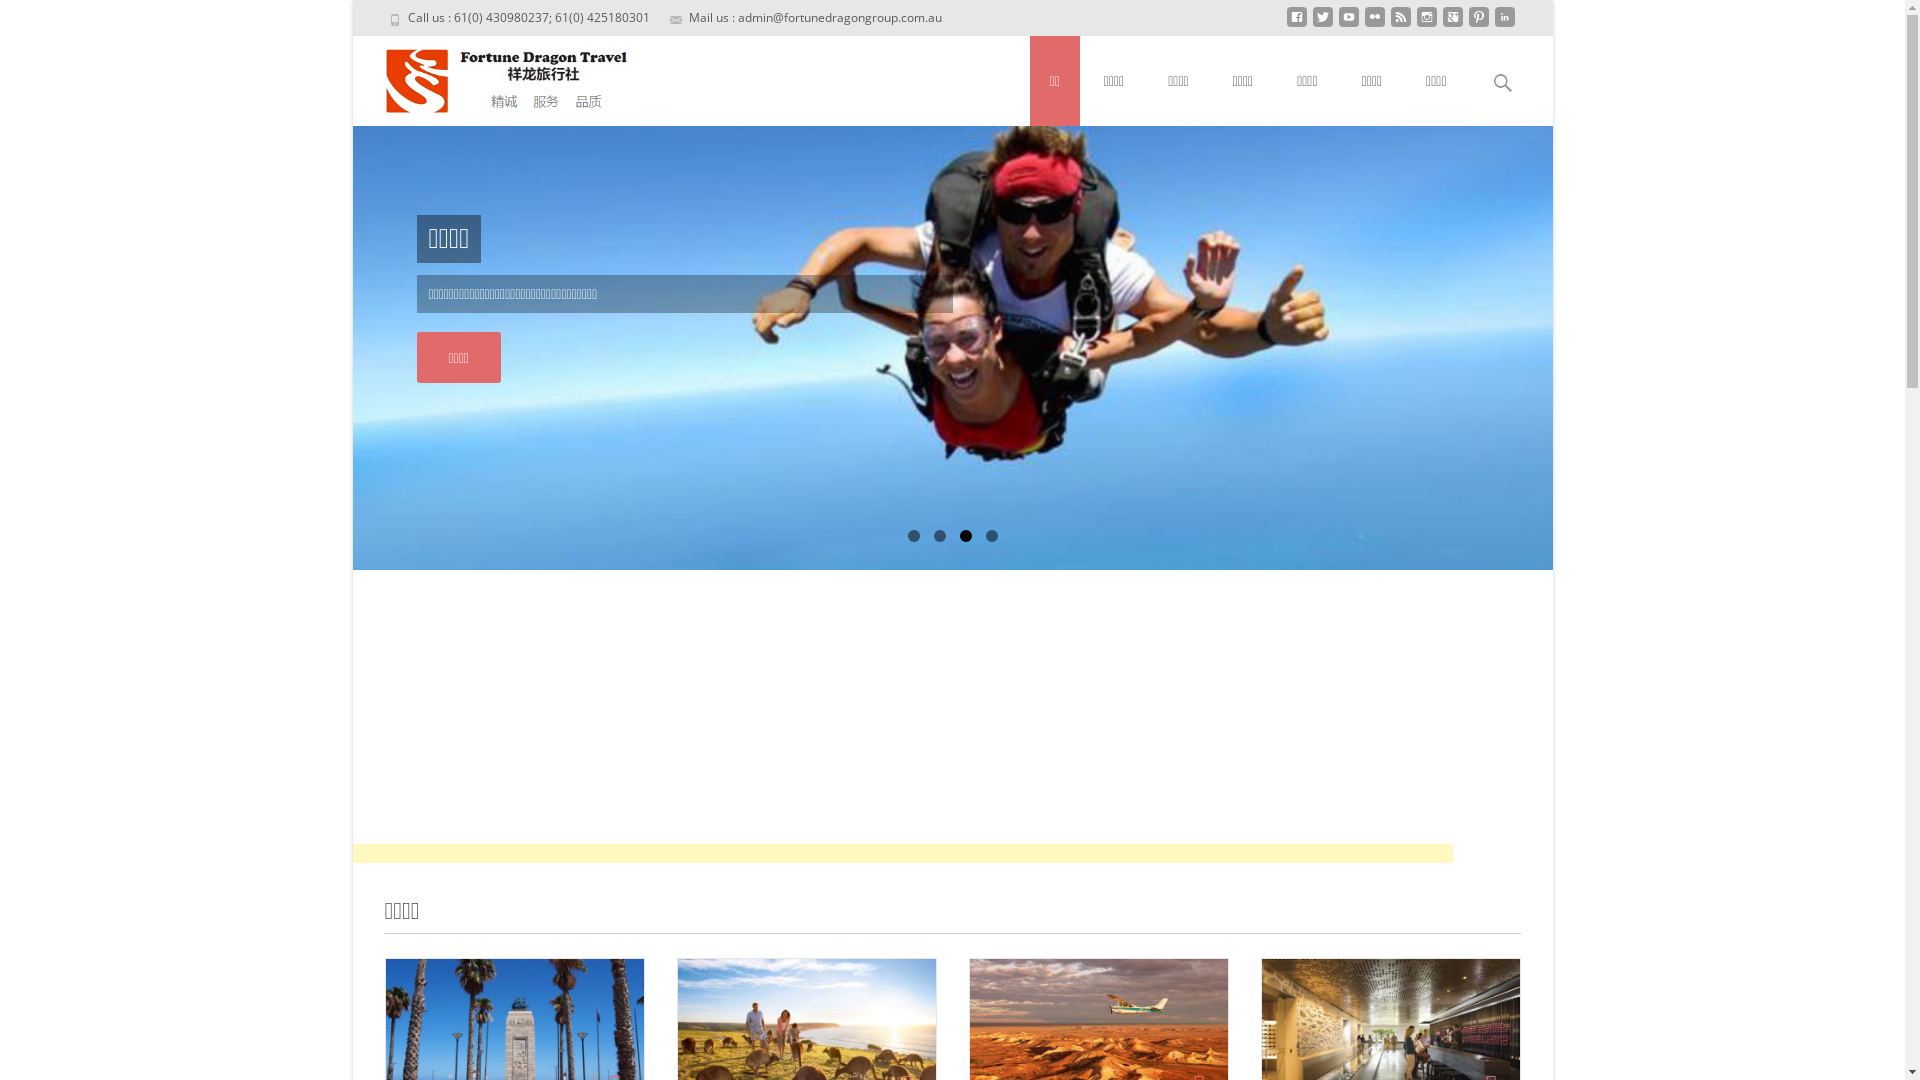 This screenshot has height=1080, width=1920. I want to click on 'twitter', so click(1321, 24).